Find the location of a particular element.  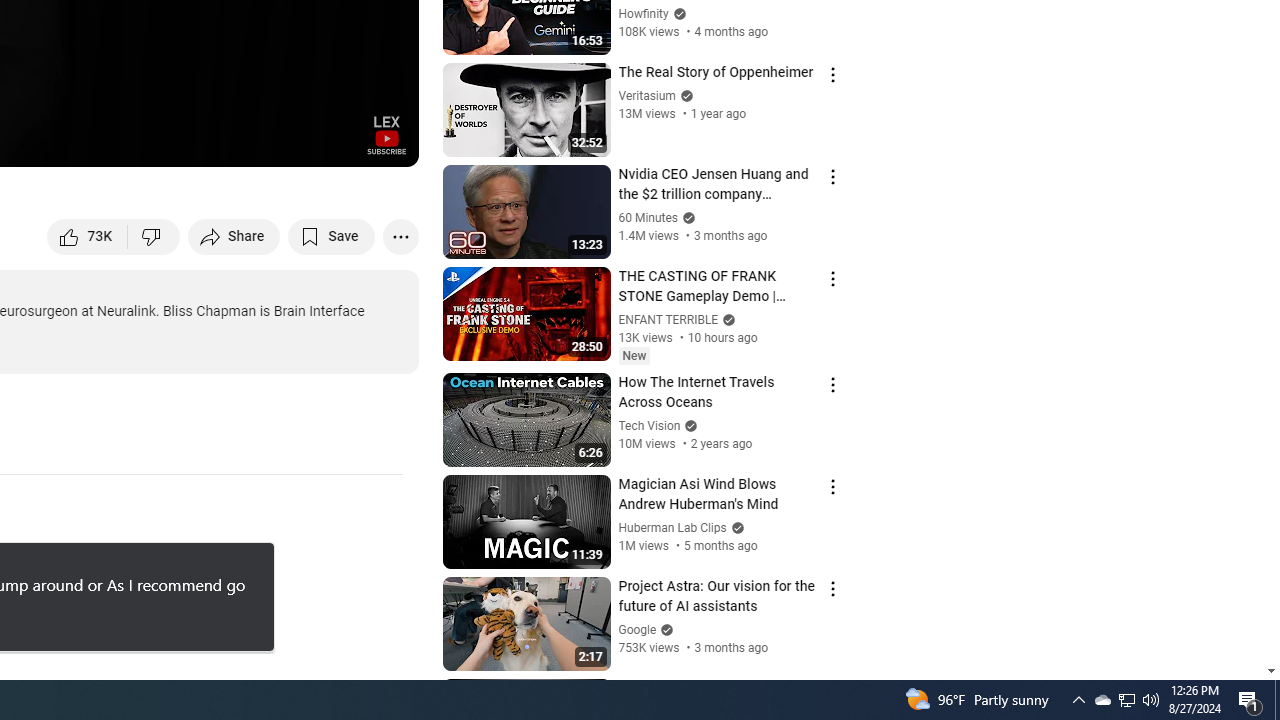

'Dislike this video' is located at coordinates (153, 235).